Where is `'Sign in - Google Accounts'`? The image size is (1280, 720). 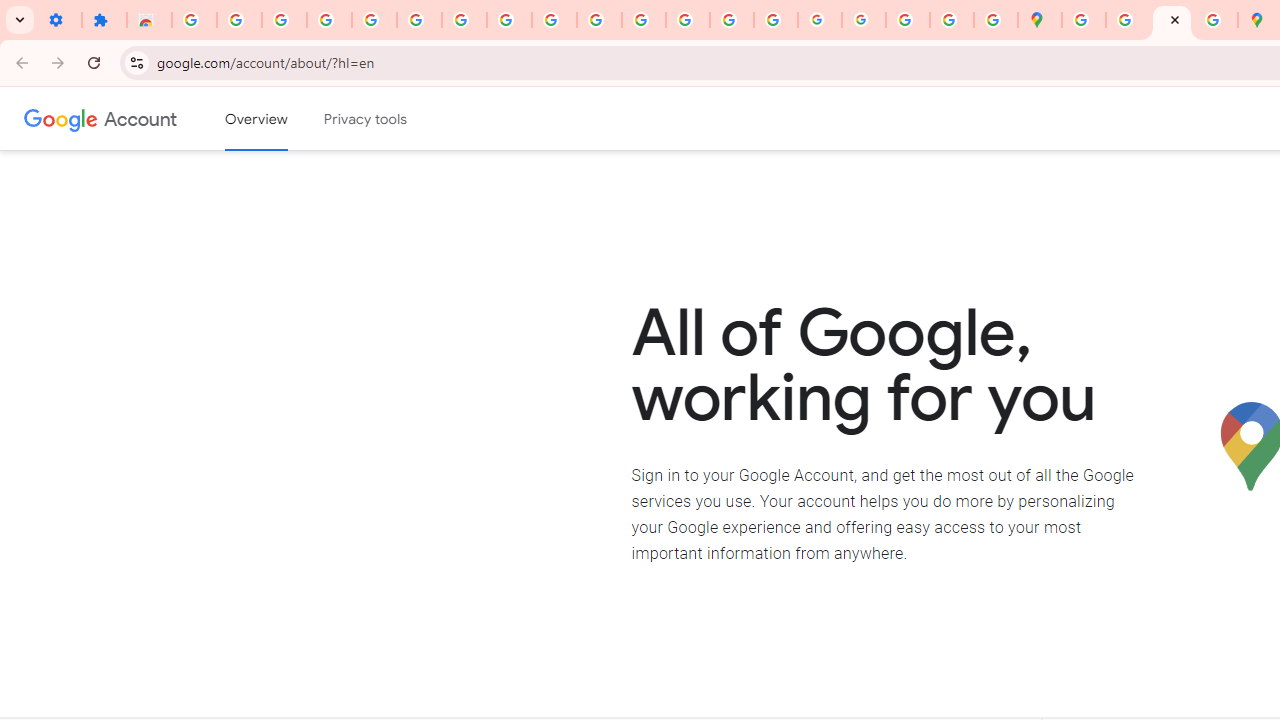
'Sign in - Google Accounts' is located at coordinates (194, 20).